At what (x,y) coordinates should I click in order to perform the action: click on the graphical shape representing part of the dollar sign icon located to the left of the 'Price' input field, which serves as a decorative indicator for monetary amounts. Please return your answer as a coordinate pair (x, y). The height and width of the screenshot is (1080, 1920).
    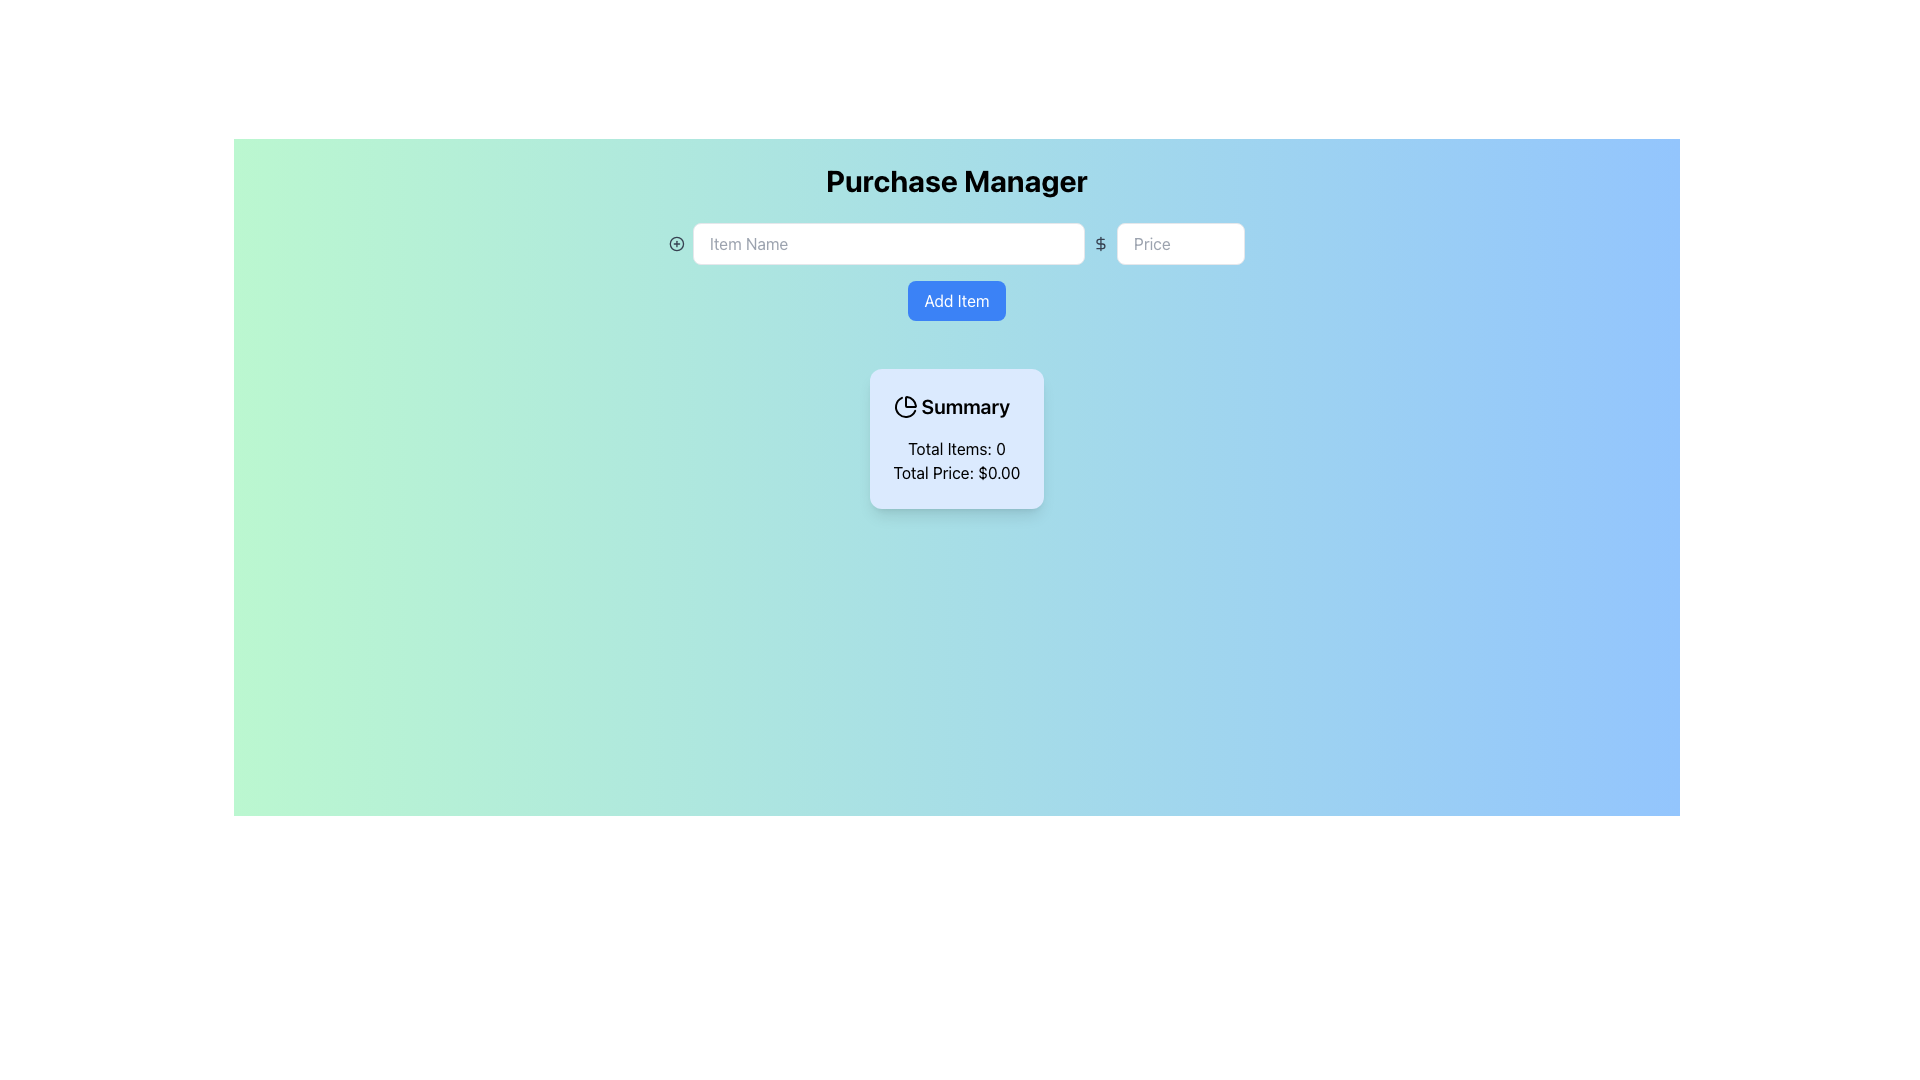
    Looking at the image, I should click on (1100, 242).